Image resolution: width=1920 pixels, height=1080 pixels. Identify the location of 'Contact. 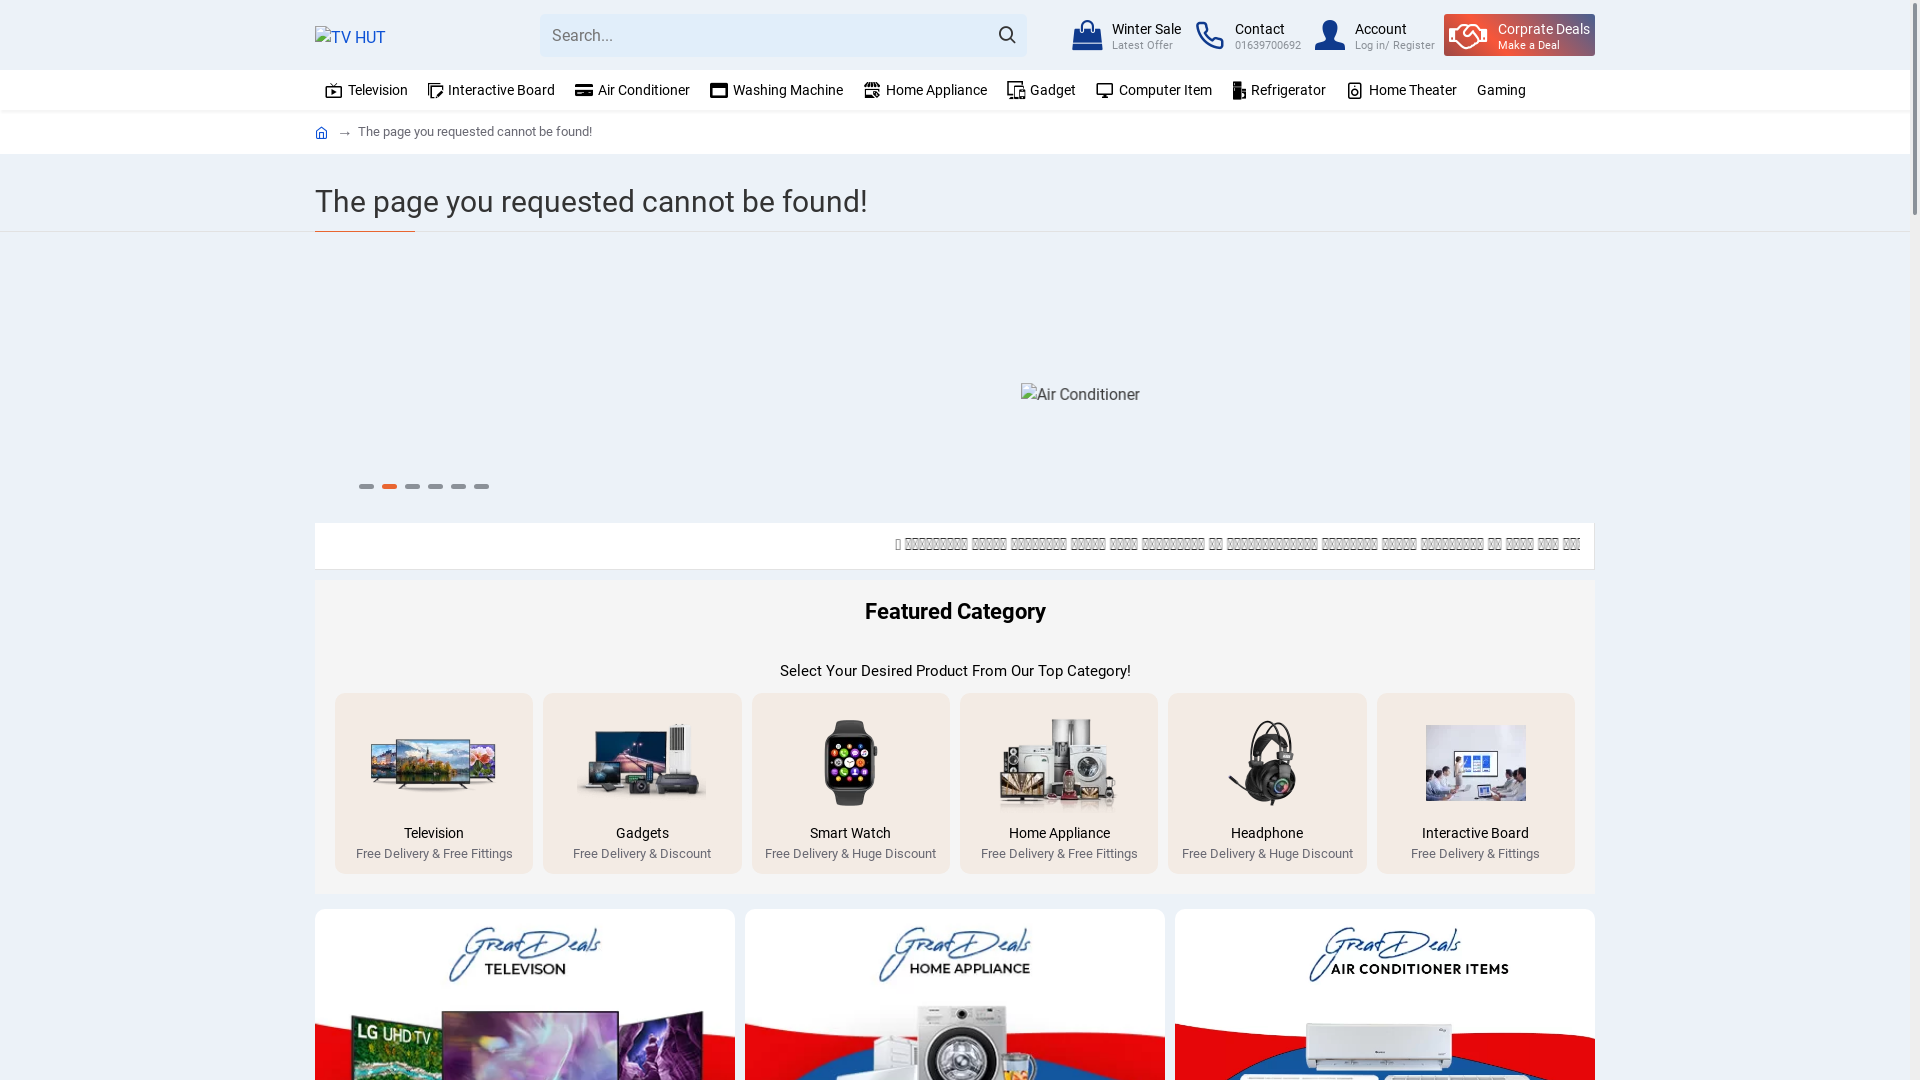
(1247, 34).